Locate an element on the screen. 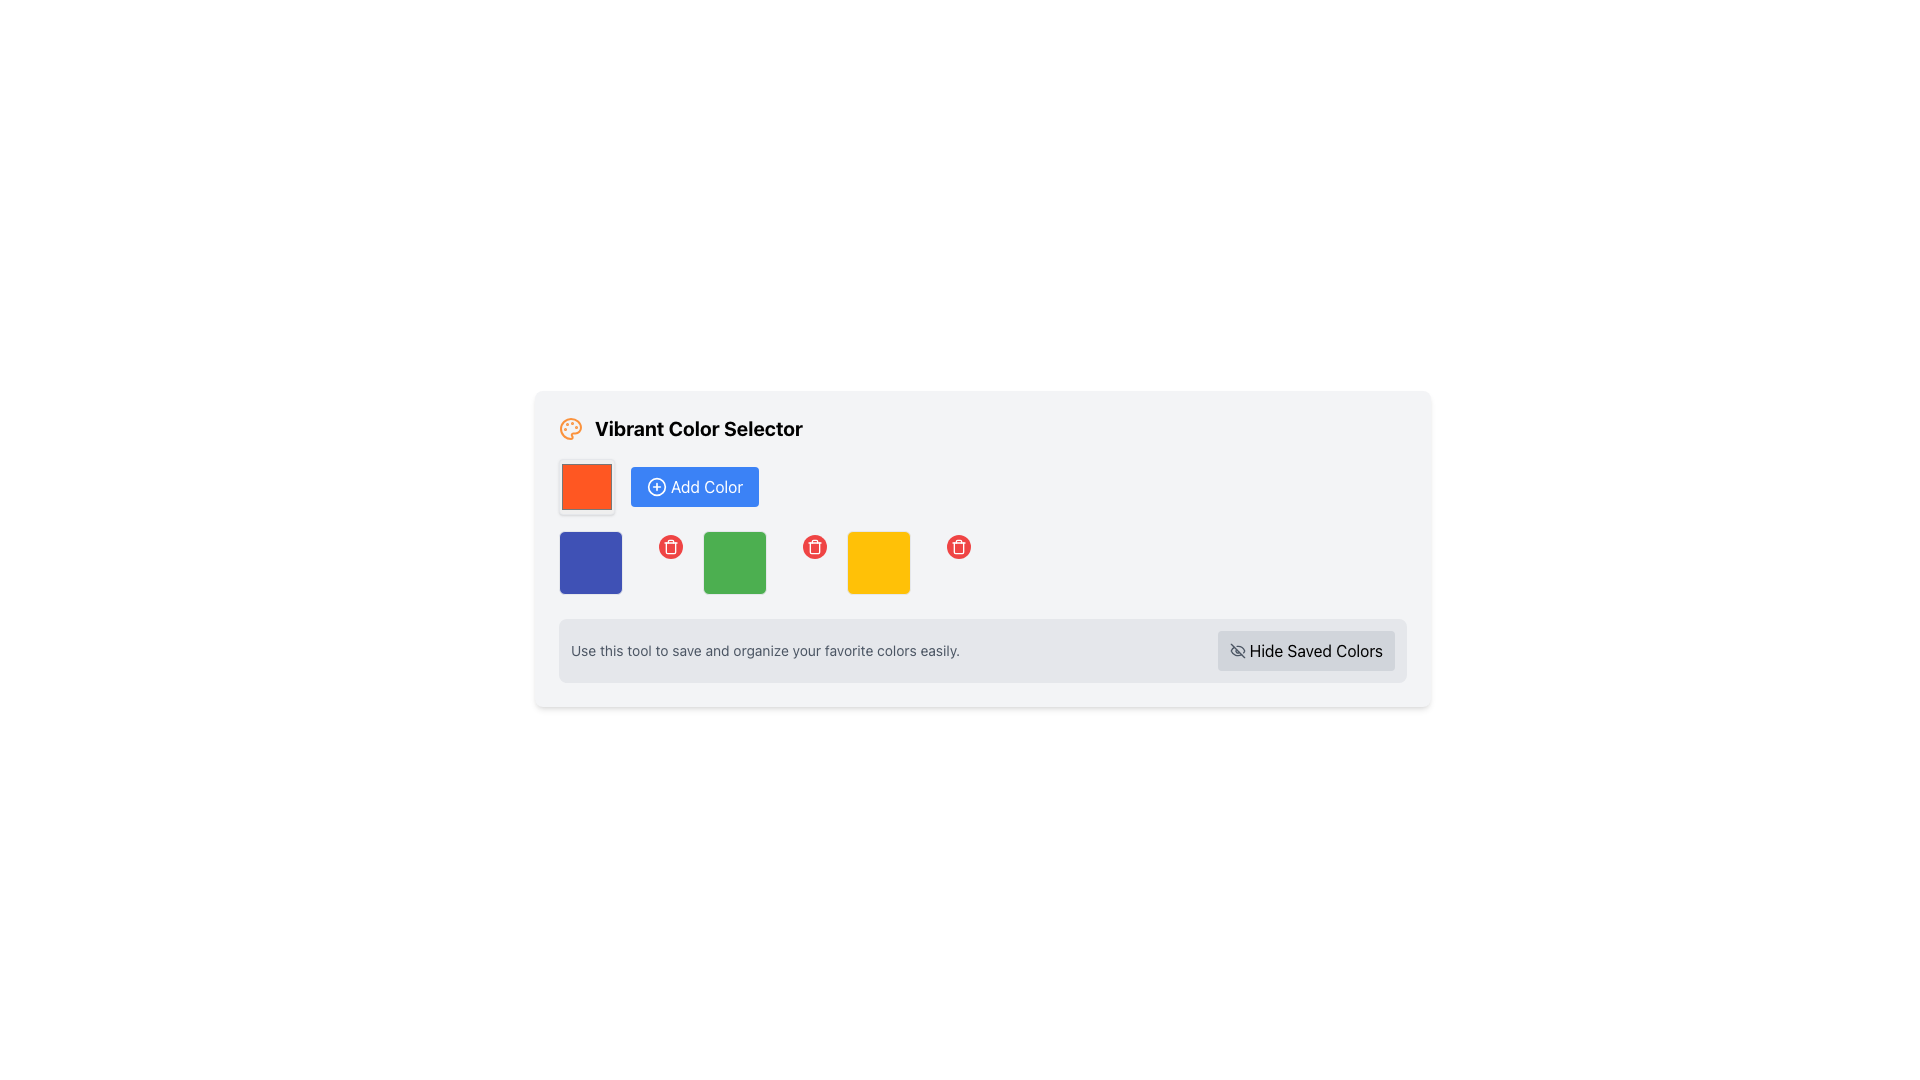  the red-orange color selection box with rounded corners is located at coordinates (585, 486).